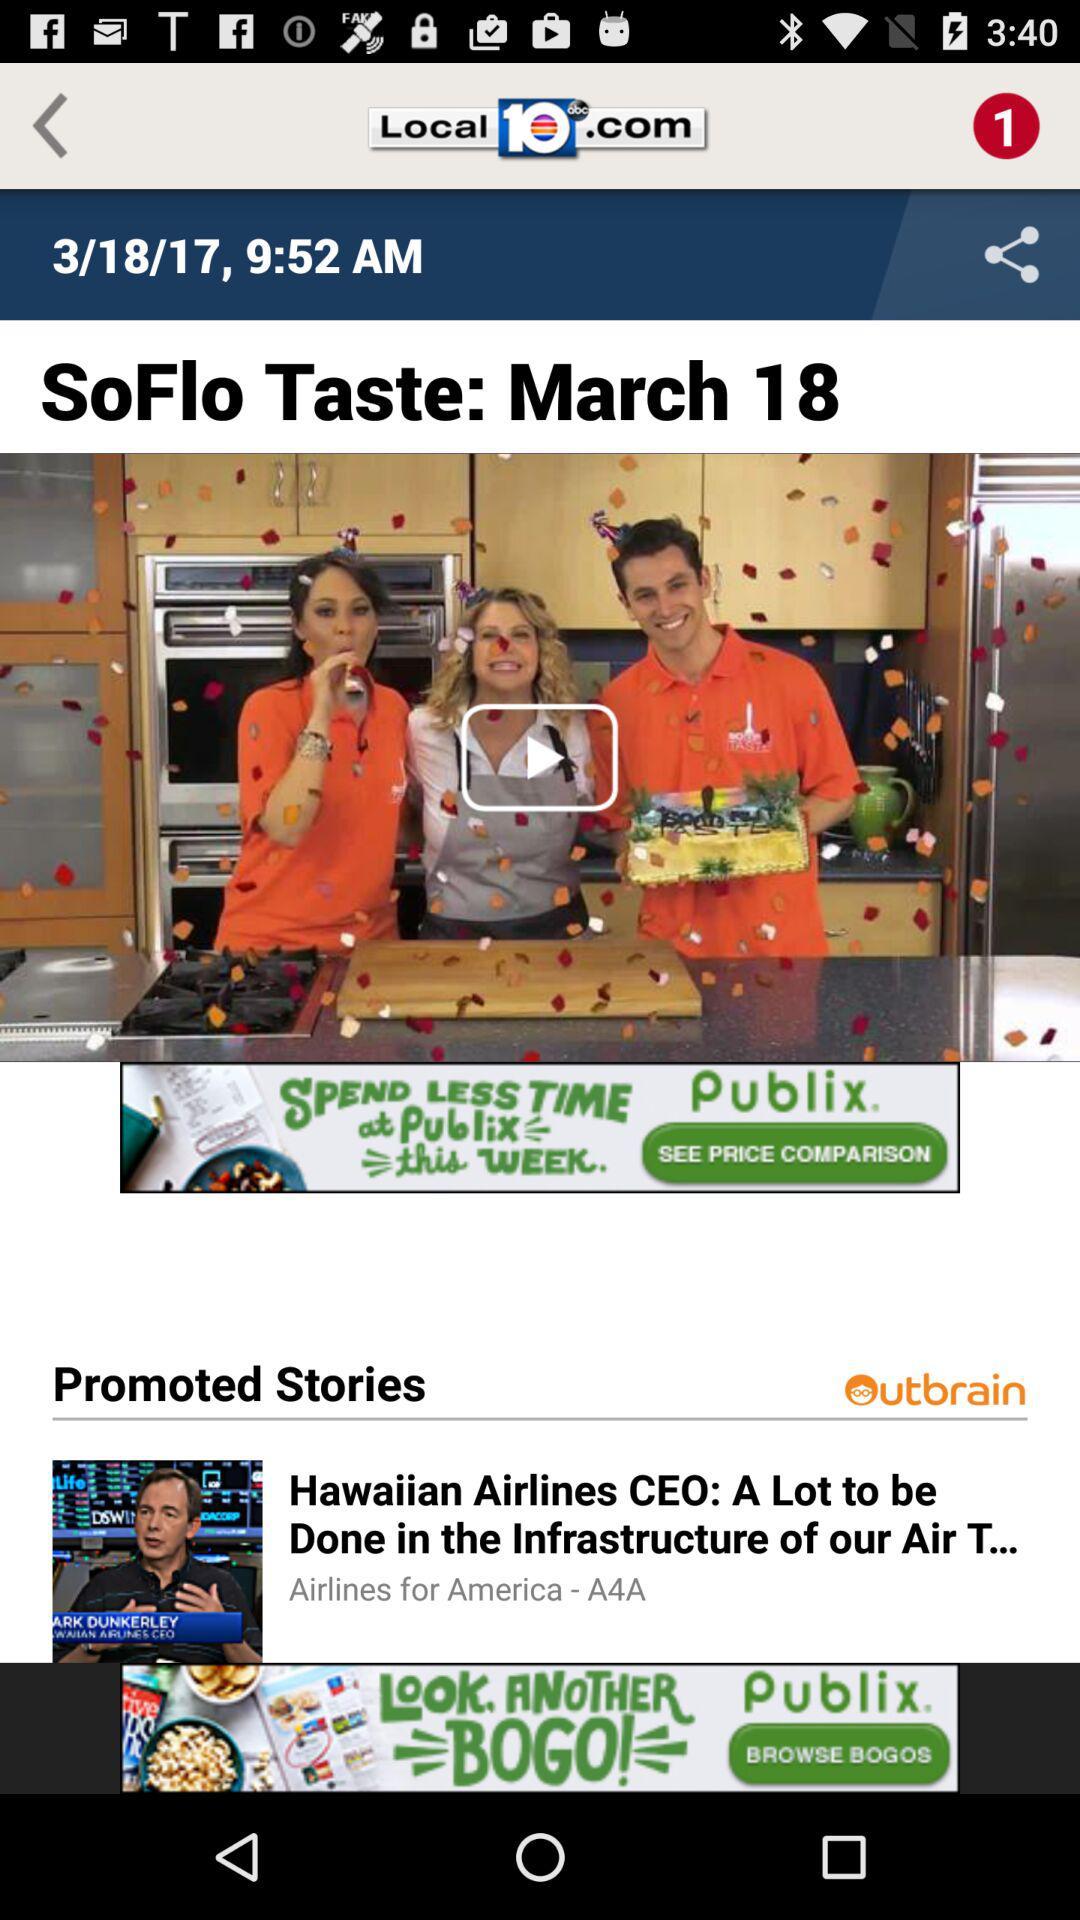 The width and height of the screenshot is (1080, 1920). What do you see at coordinates (1006, 124) in the screenshot?
I see `one unread notification` at bounding box center [1006, 124].